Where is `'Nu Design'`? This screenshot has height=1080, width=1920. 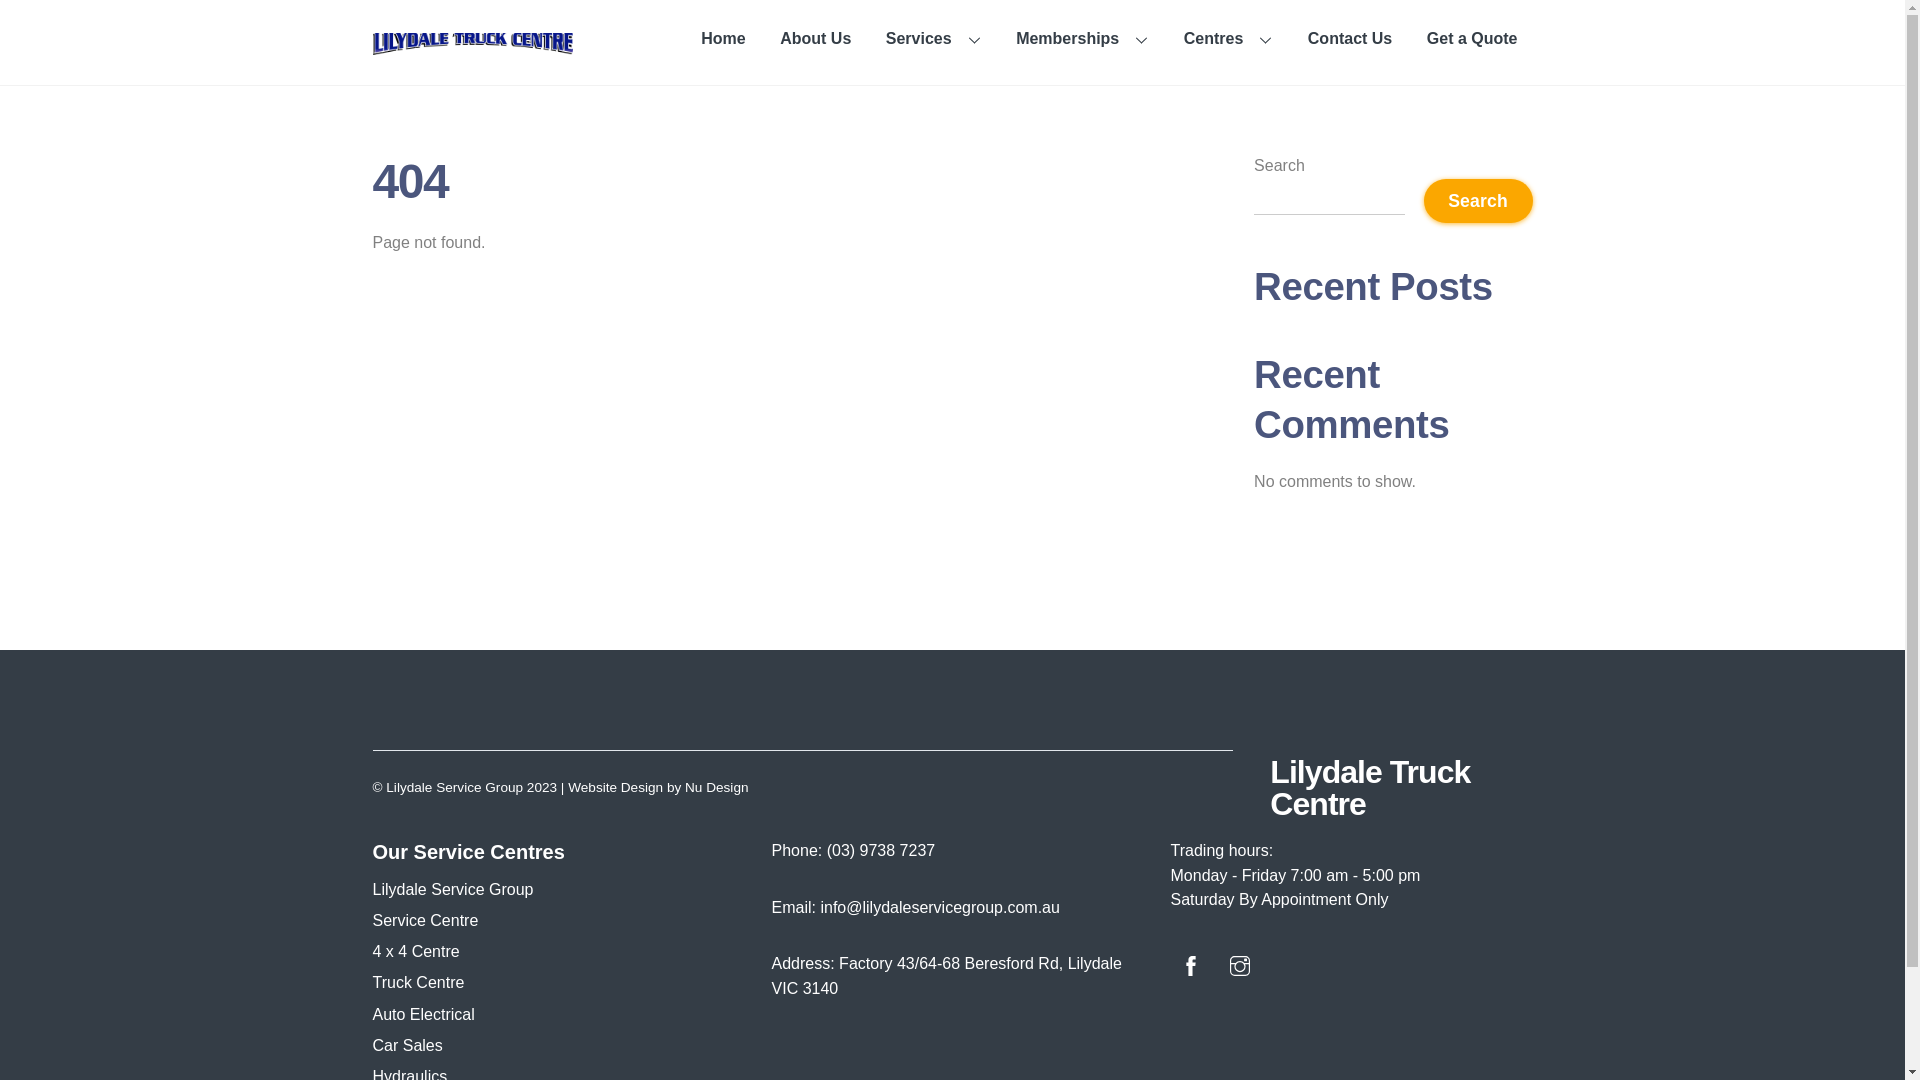 'Nu Design' is located at coordinates (716, 786).